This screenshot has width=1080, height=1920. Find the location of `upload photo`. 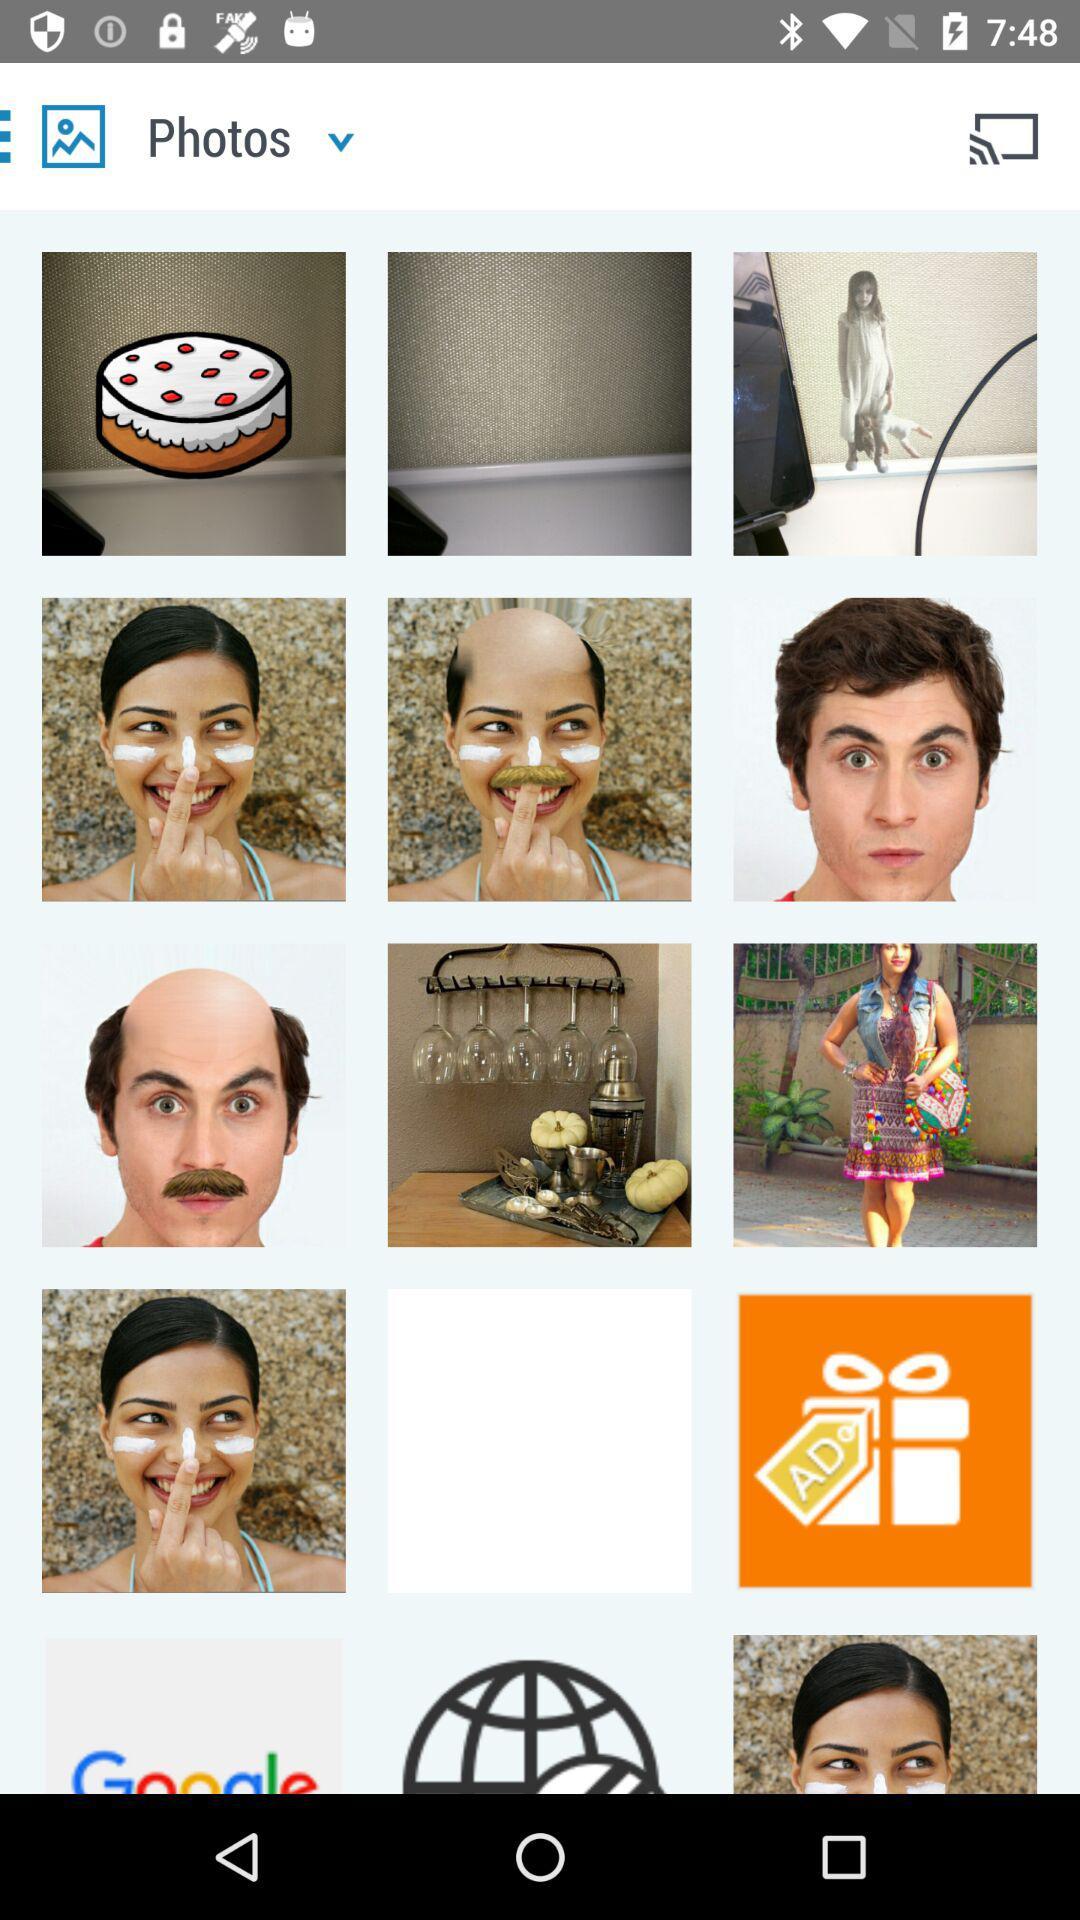

upload photo is located at coordinates (72, 135).